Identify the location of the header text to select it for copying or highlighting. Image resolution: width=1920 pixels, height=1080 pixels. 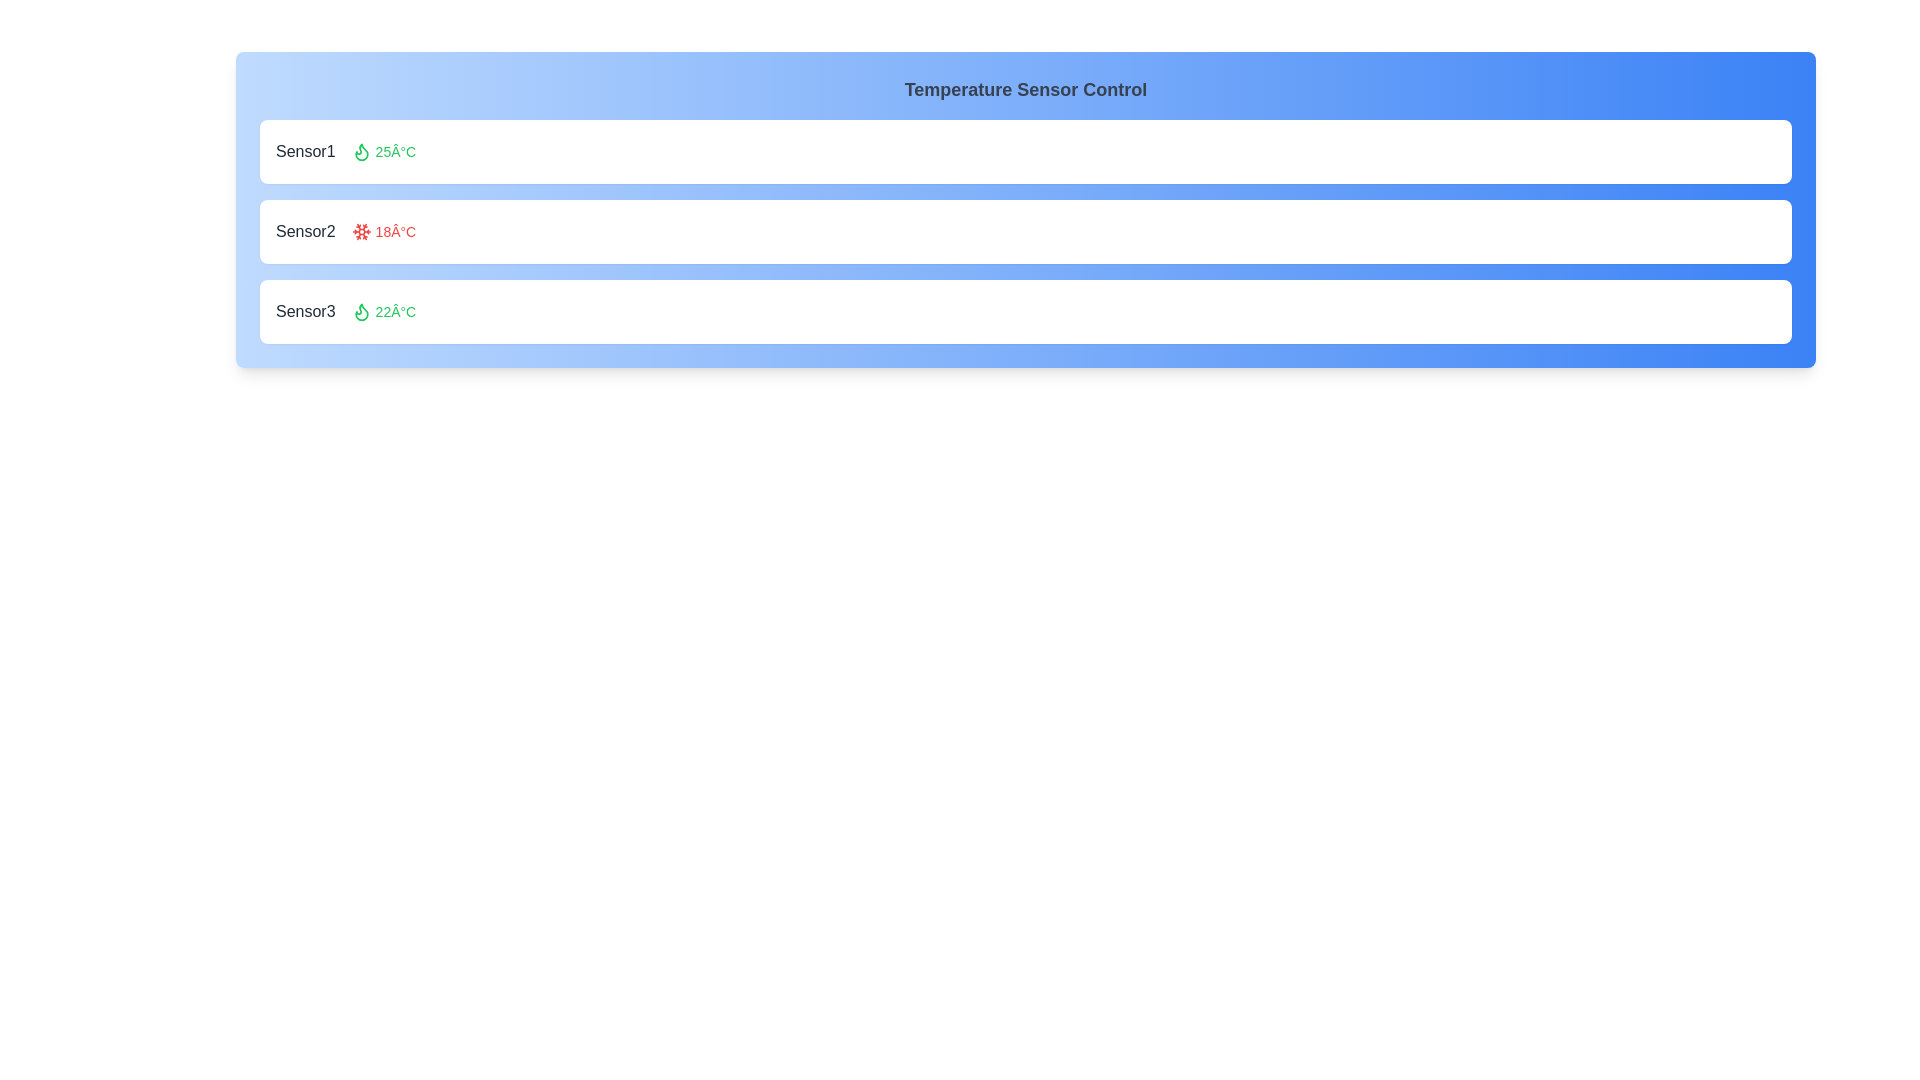
(1026, 88).